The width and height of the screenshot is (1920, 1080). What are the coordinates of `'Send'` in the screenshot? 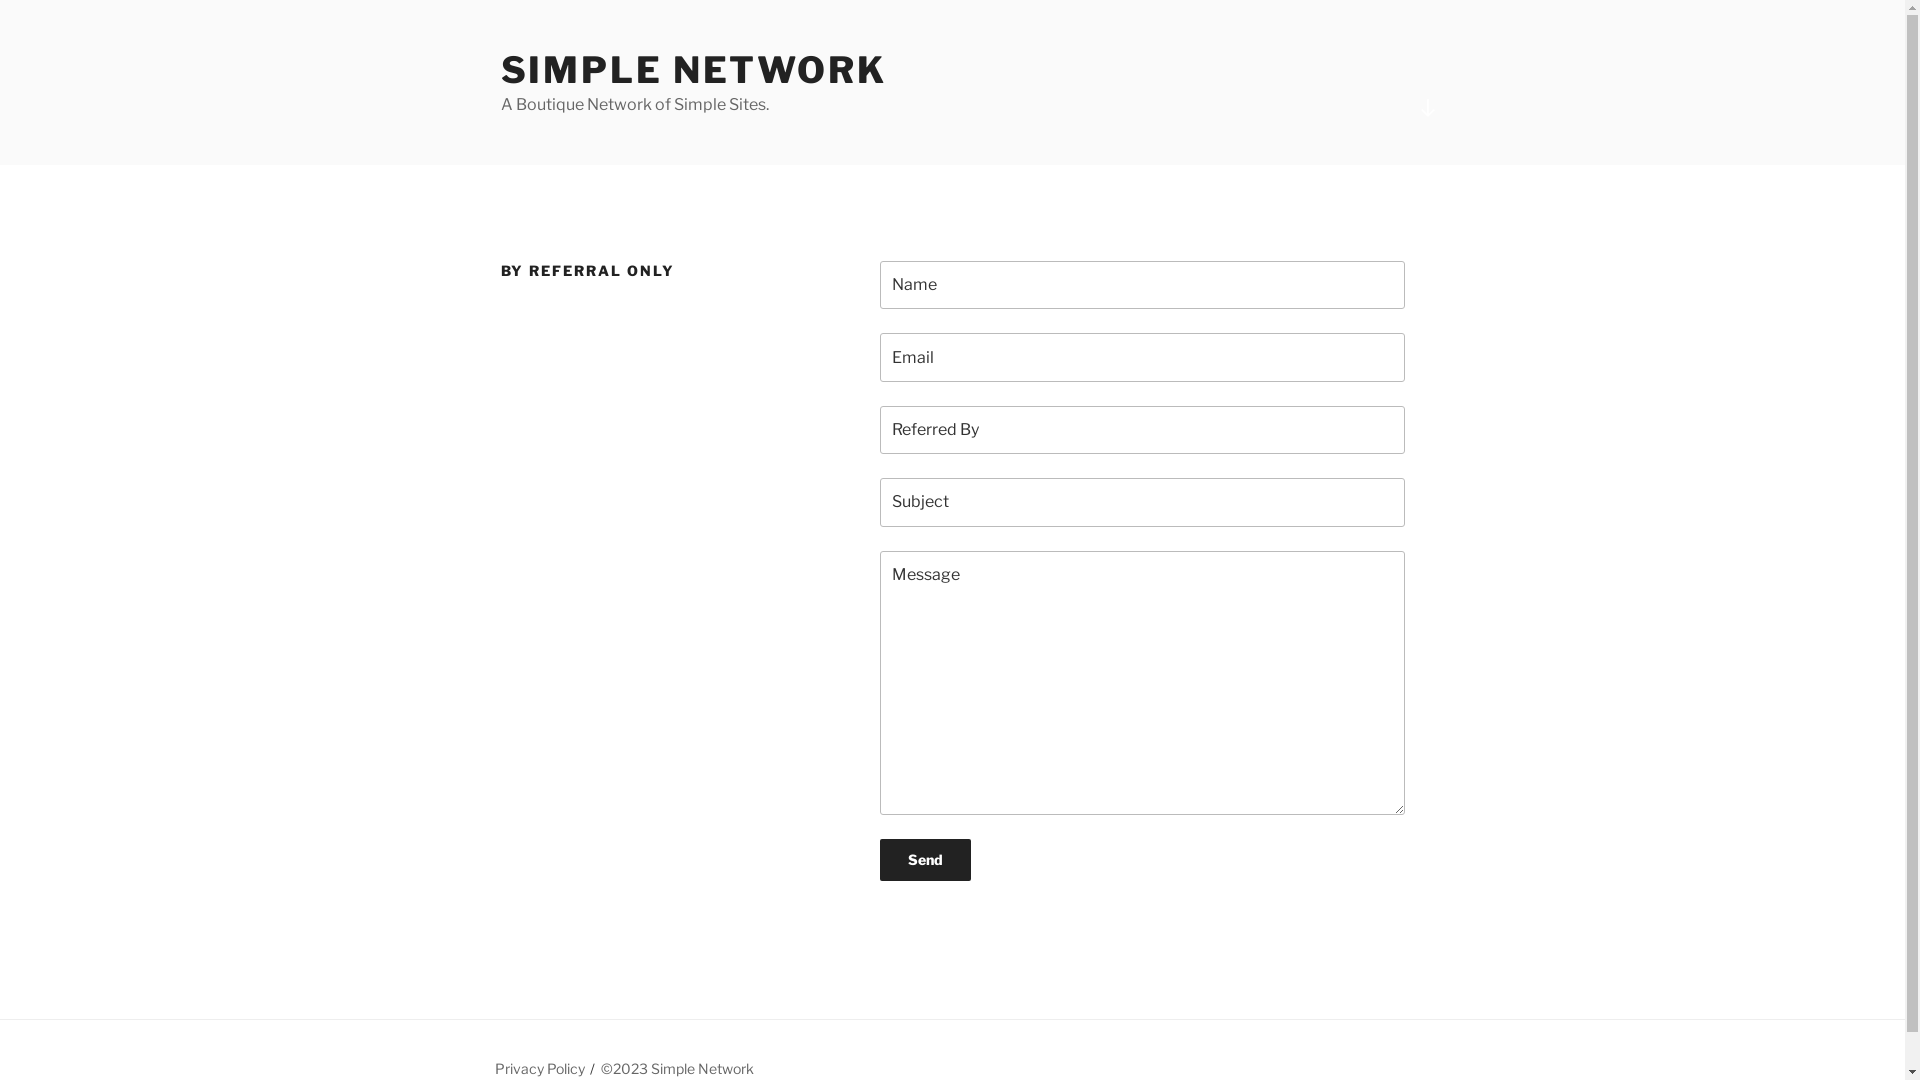 It's located at (924, 859).